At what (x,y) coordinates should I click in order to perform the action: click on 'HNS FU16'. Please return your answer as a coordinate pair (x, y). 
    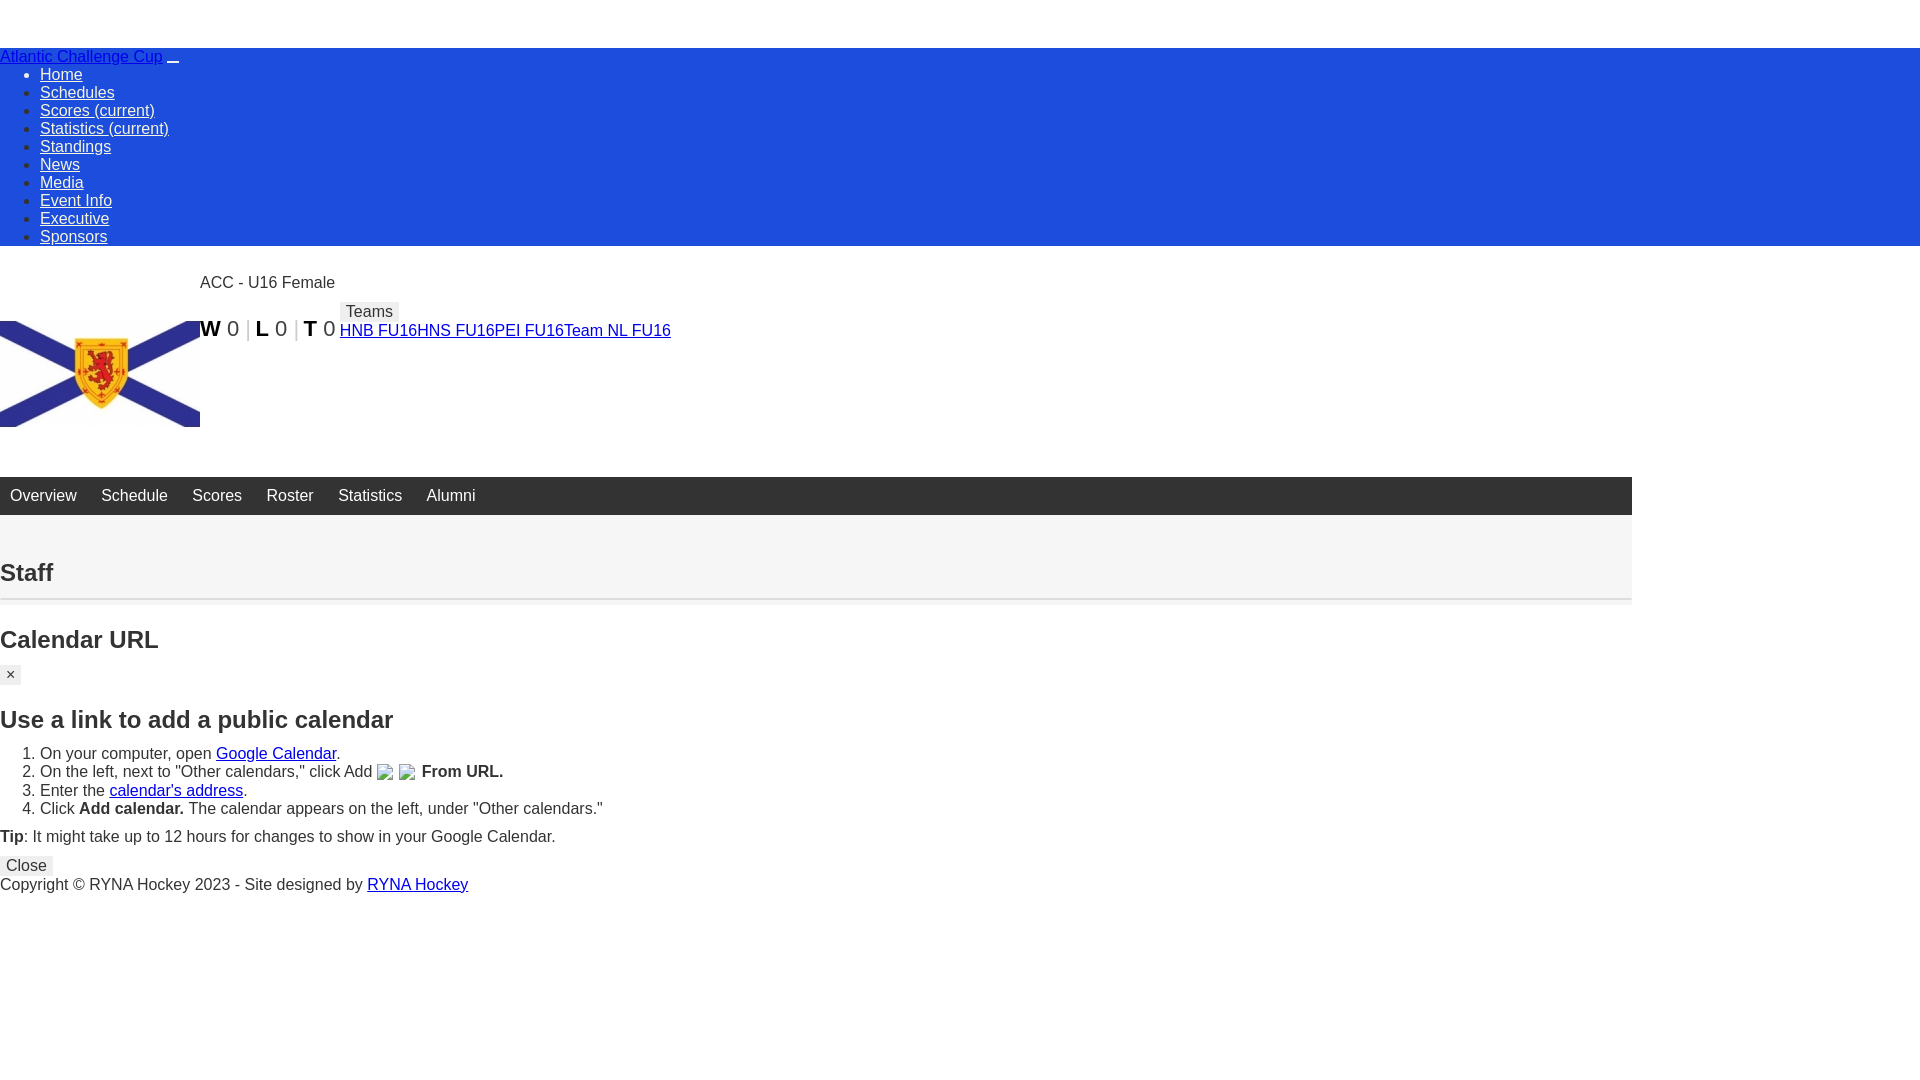
    Looking at the image, I should click on (454, 329).